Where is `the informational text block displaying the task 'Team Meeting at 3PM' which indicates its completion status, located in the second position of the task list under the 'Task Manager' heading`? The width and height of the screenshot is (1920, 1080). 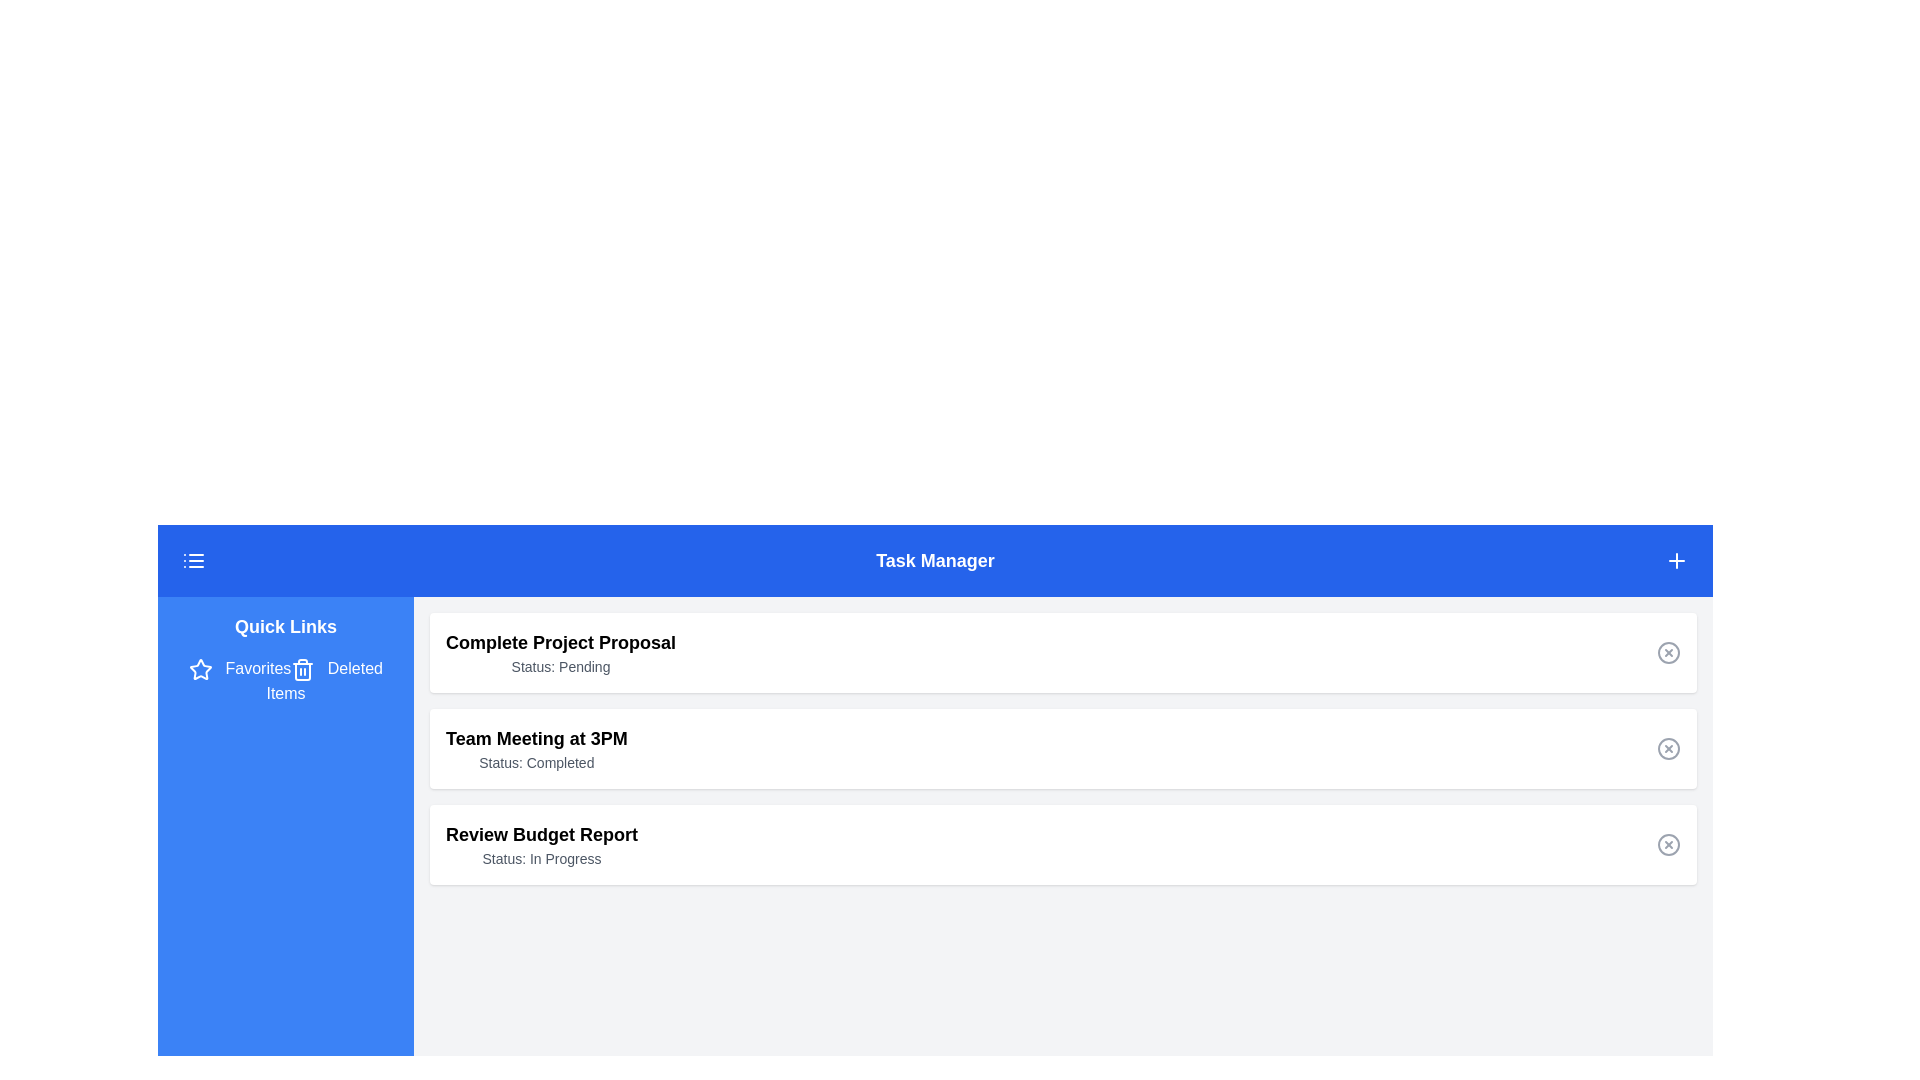
the informational text block displaying the task 'Team Meeting at 3PM' which indicates its completion status, located in the second position of the task list under the 'Task Manager' heading is located at coordinates (536, 748).